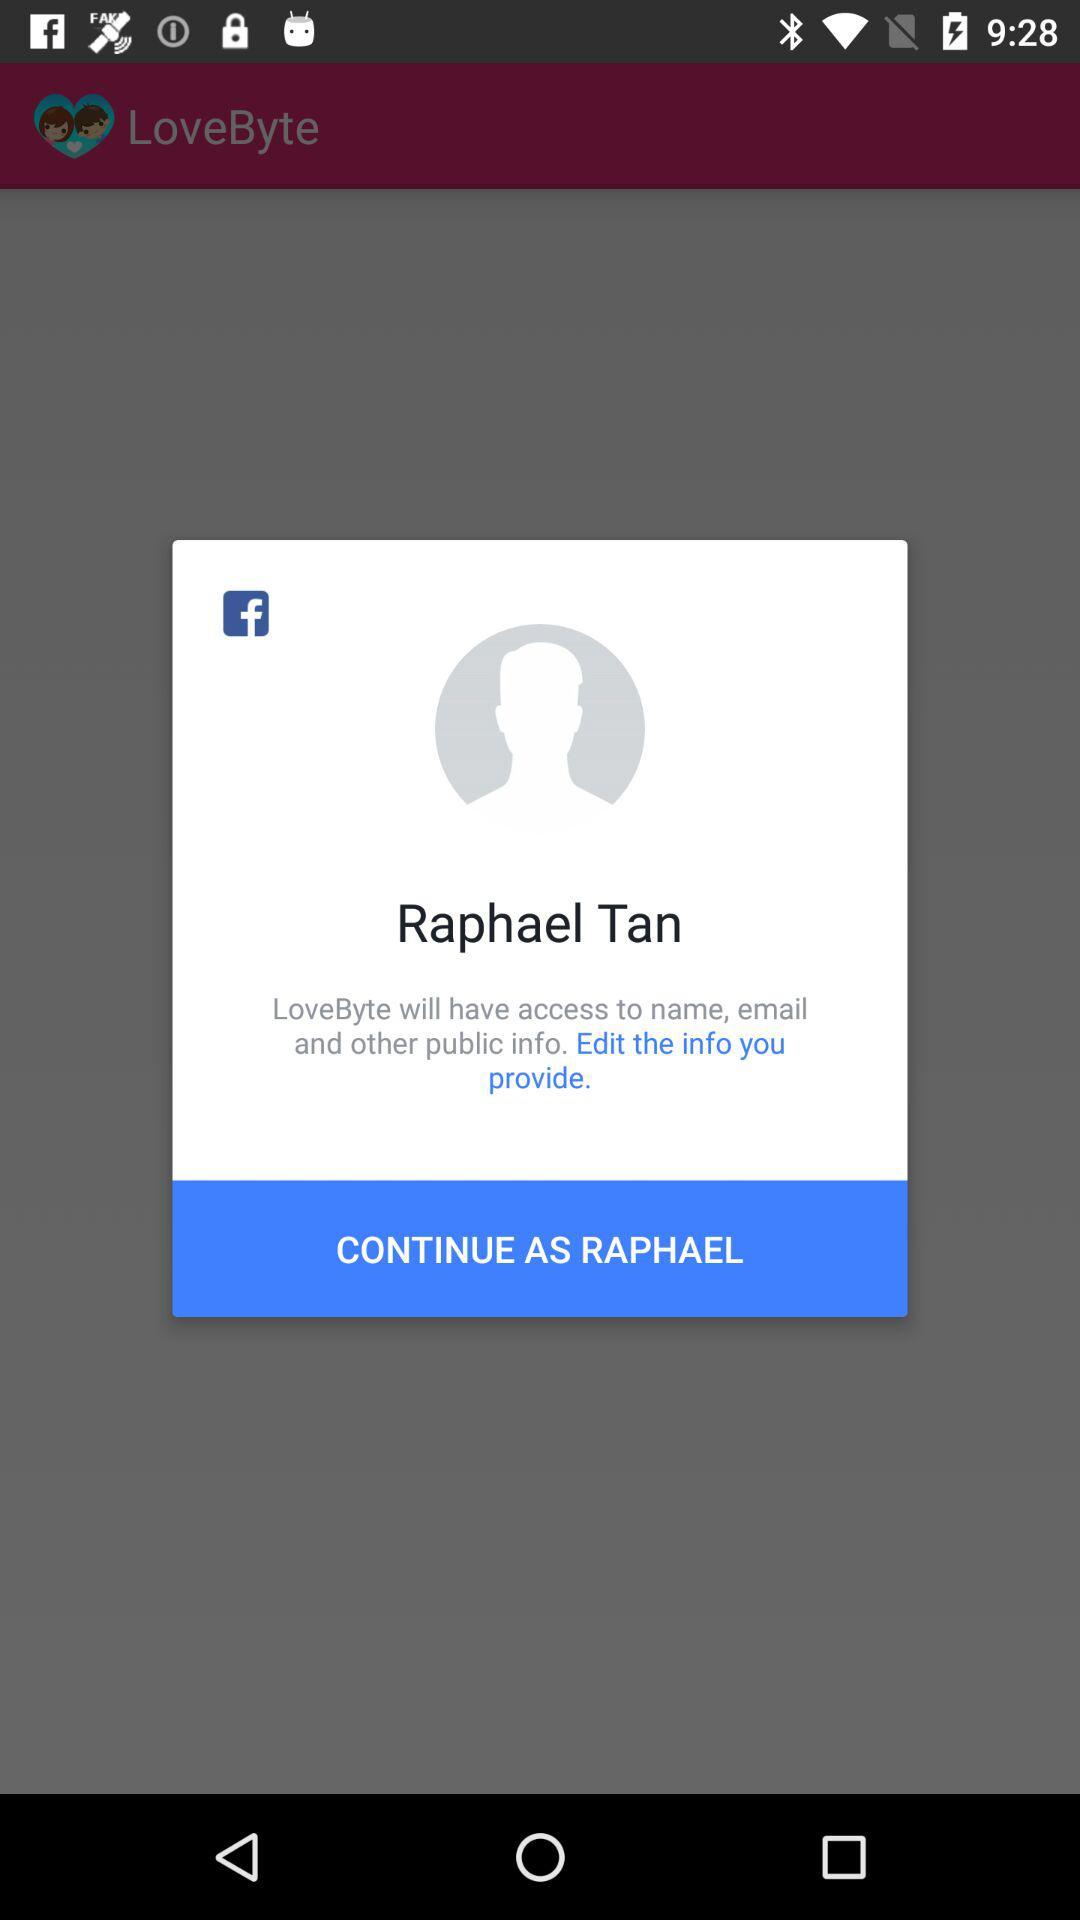 This screenshot has width=1080, height=1920. What do you see at coordinates (540, 1041) in the screenshot?
I see `the icon below raphael tan` at bounding box center [540, 1041].